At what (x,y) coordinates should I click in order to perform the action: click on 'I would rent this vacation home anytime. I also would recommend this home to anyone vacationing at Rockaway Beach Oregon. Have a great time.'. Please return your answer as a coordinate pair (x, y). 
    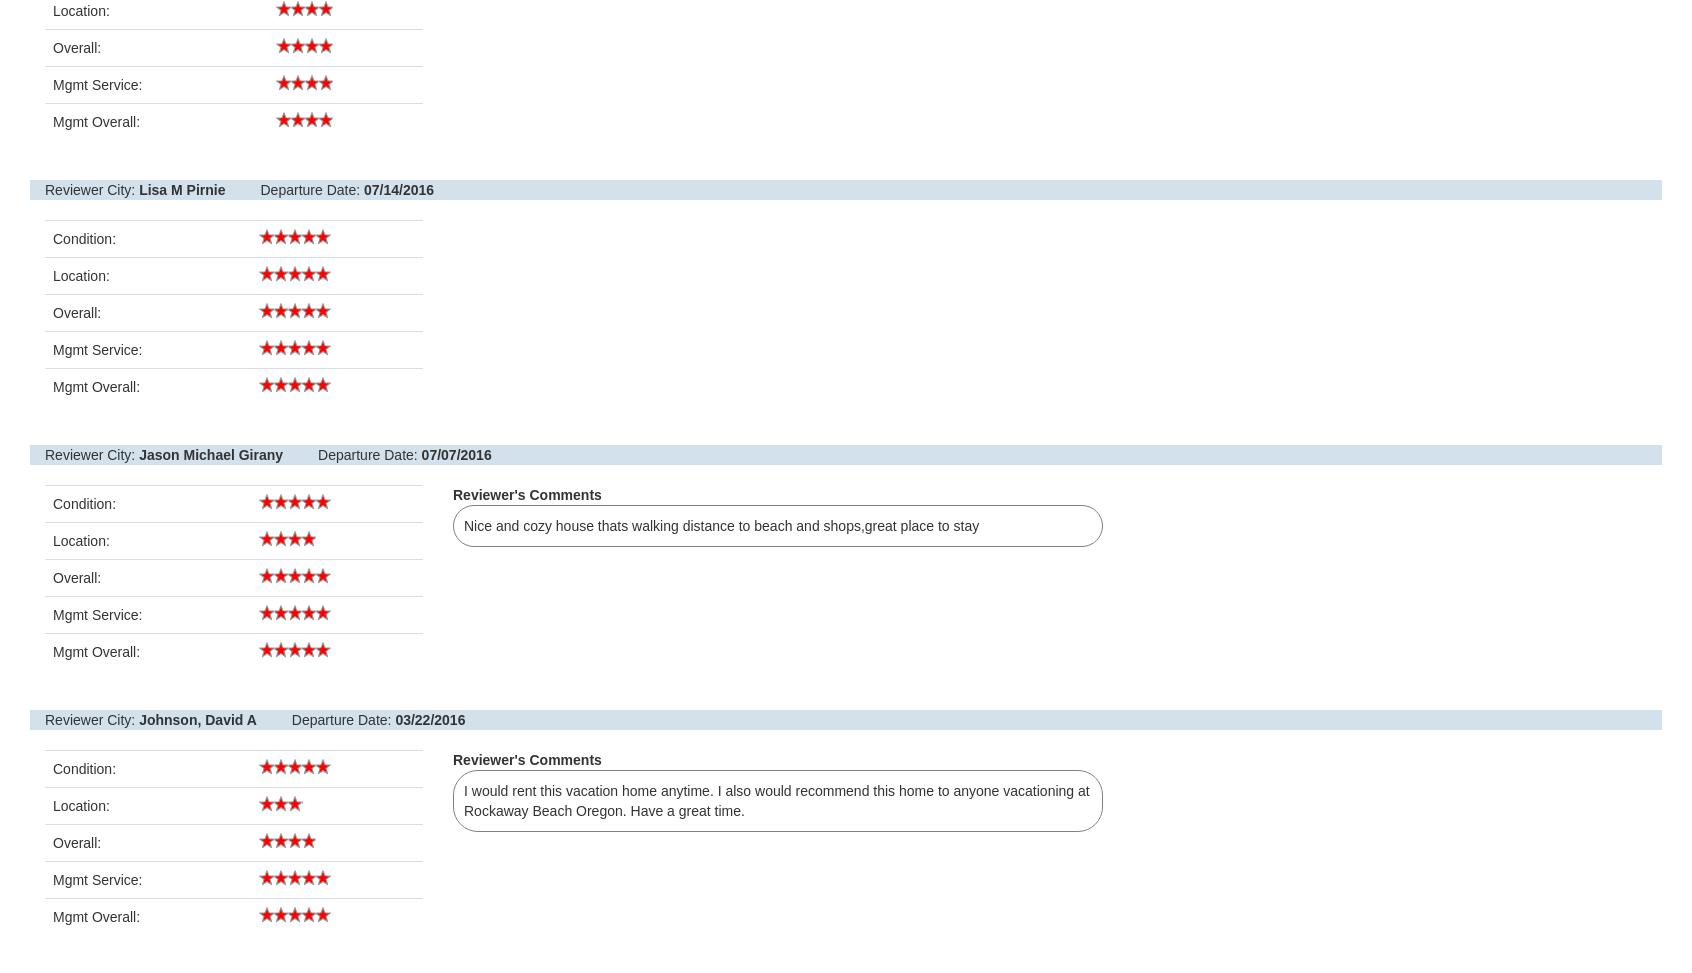
    Looking at the image, I should click on (776, 799).